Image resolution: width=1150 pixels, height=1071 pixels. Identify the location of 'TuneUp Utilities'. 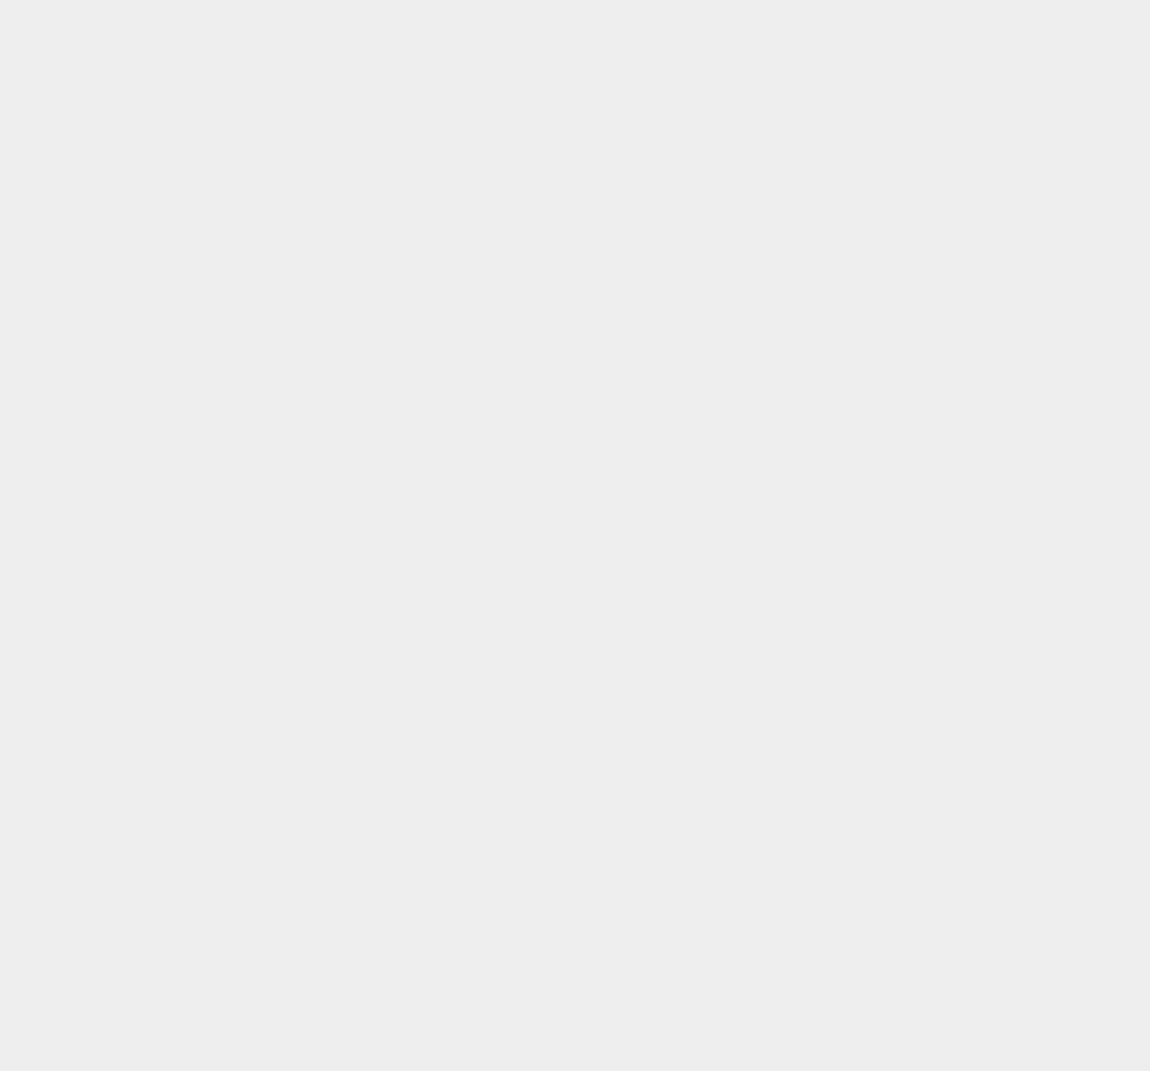
(859, 80).